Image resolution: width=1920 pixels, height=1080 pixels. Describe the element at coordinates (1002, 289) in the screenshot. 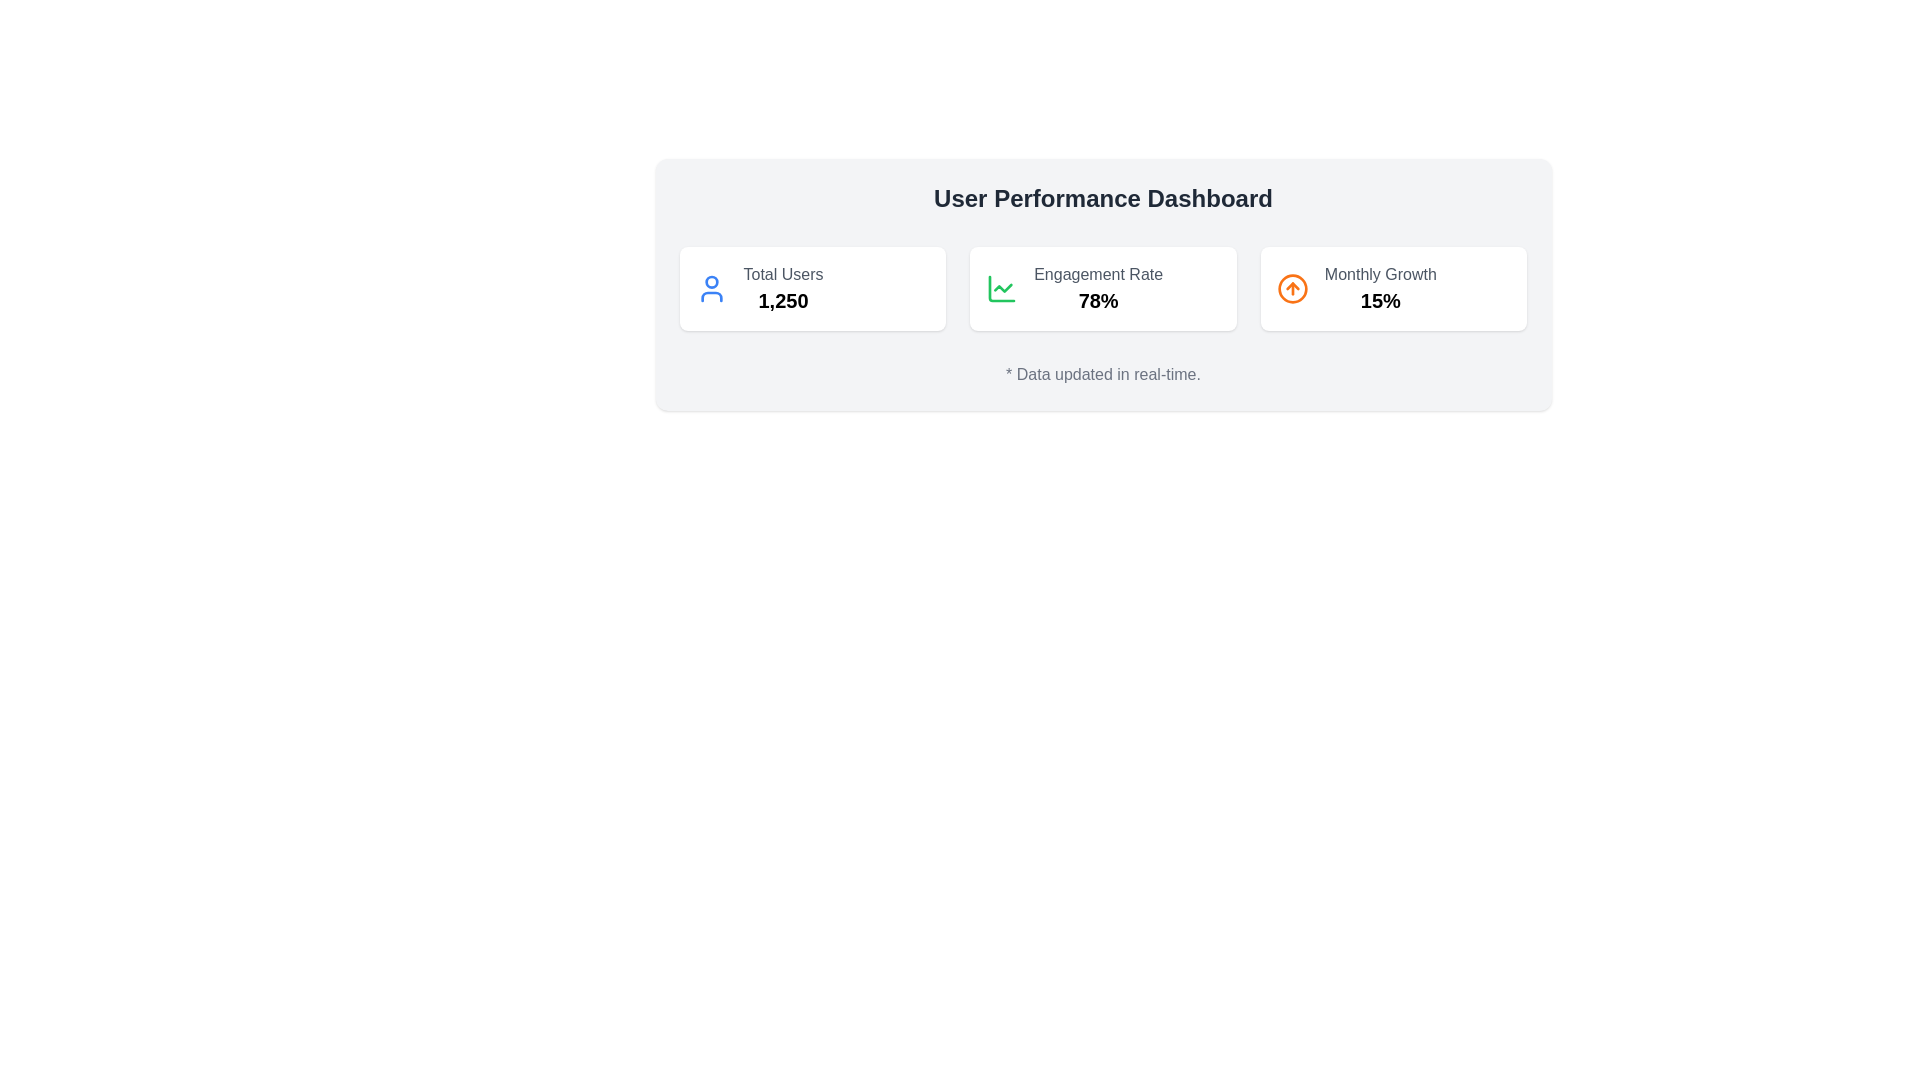

I see `the green line chart icon within the 'Engagement Rate' card, which displays the text 'Engagement Rate' and '78%'` at that location.